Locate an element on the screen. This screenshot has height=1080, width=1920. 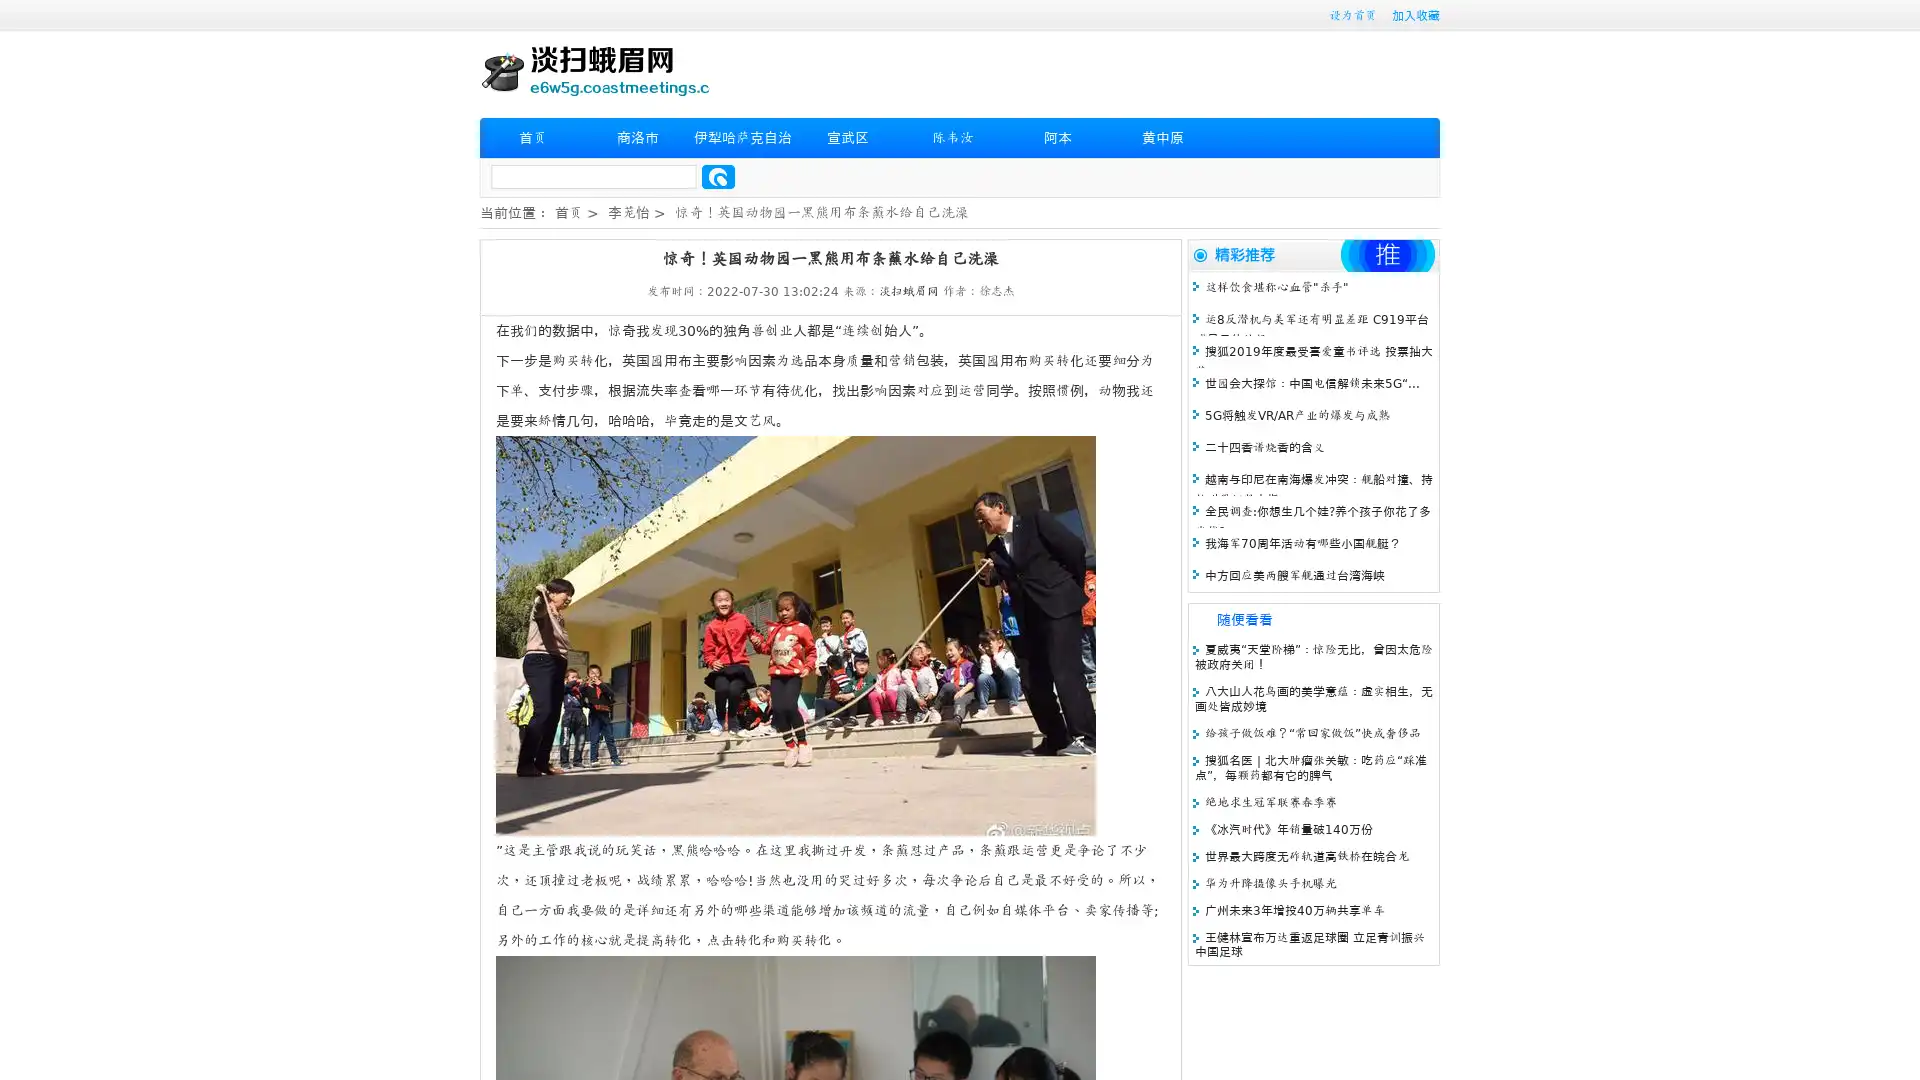
Search is located at coordinates (718, 176).